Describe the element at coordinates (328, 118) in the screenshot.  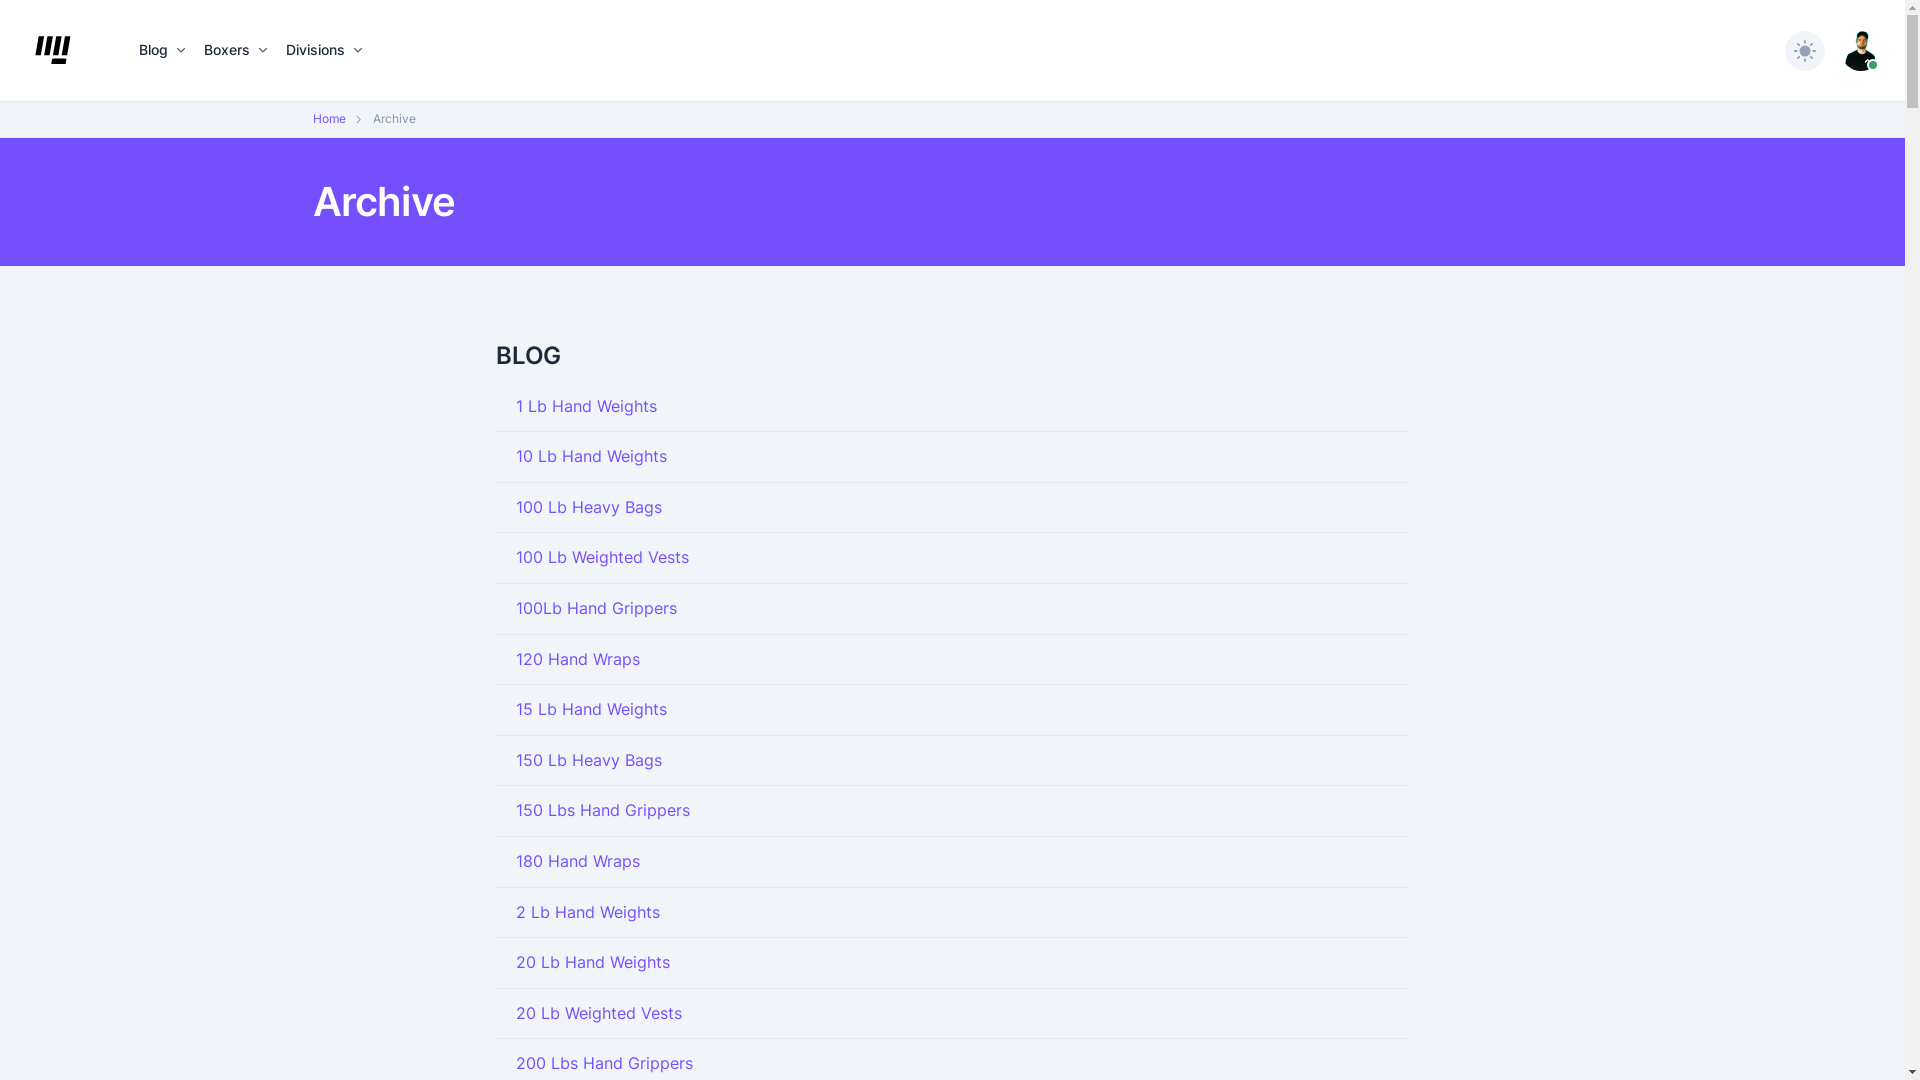
I see `'Home'` at that location.